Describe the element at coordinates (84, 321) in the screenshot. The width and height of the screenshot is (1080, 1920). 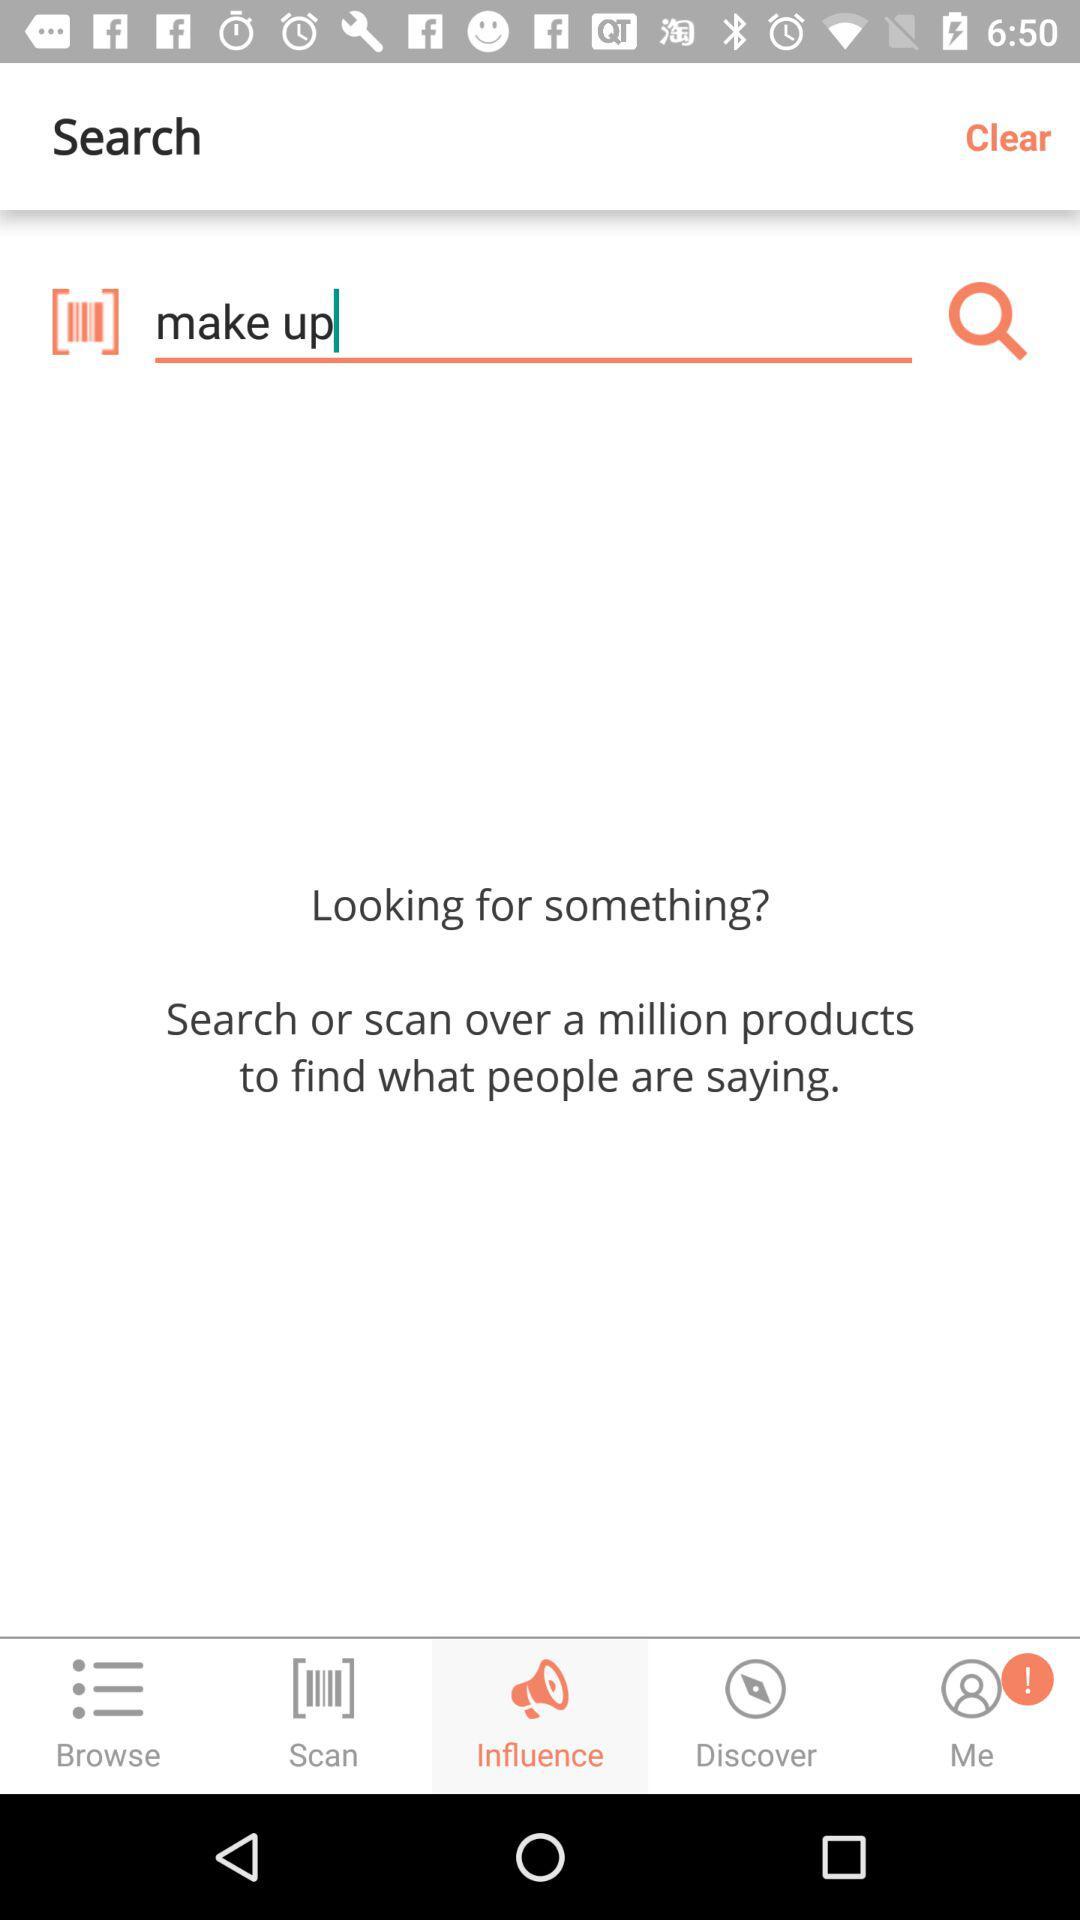
I see `the icon next to the make up` at that location.